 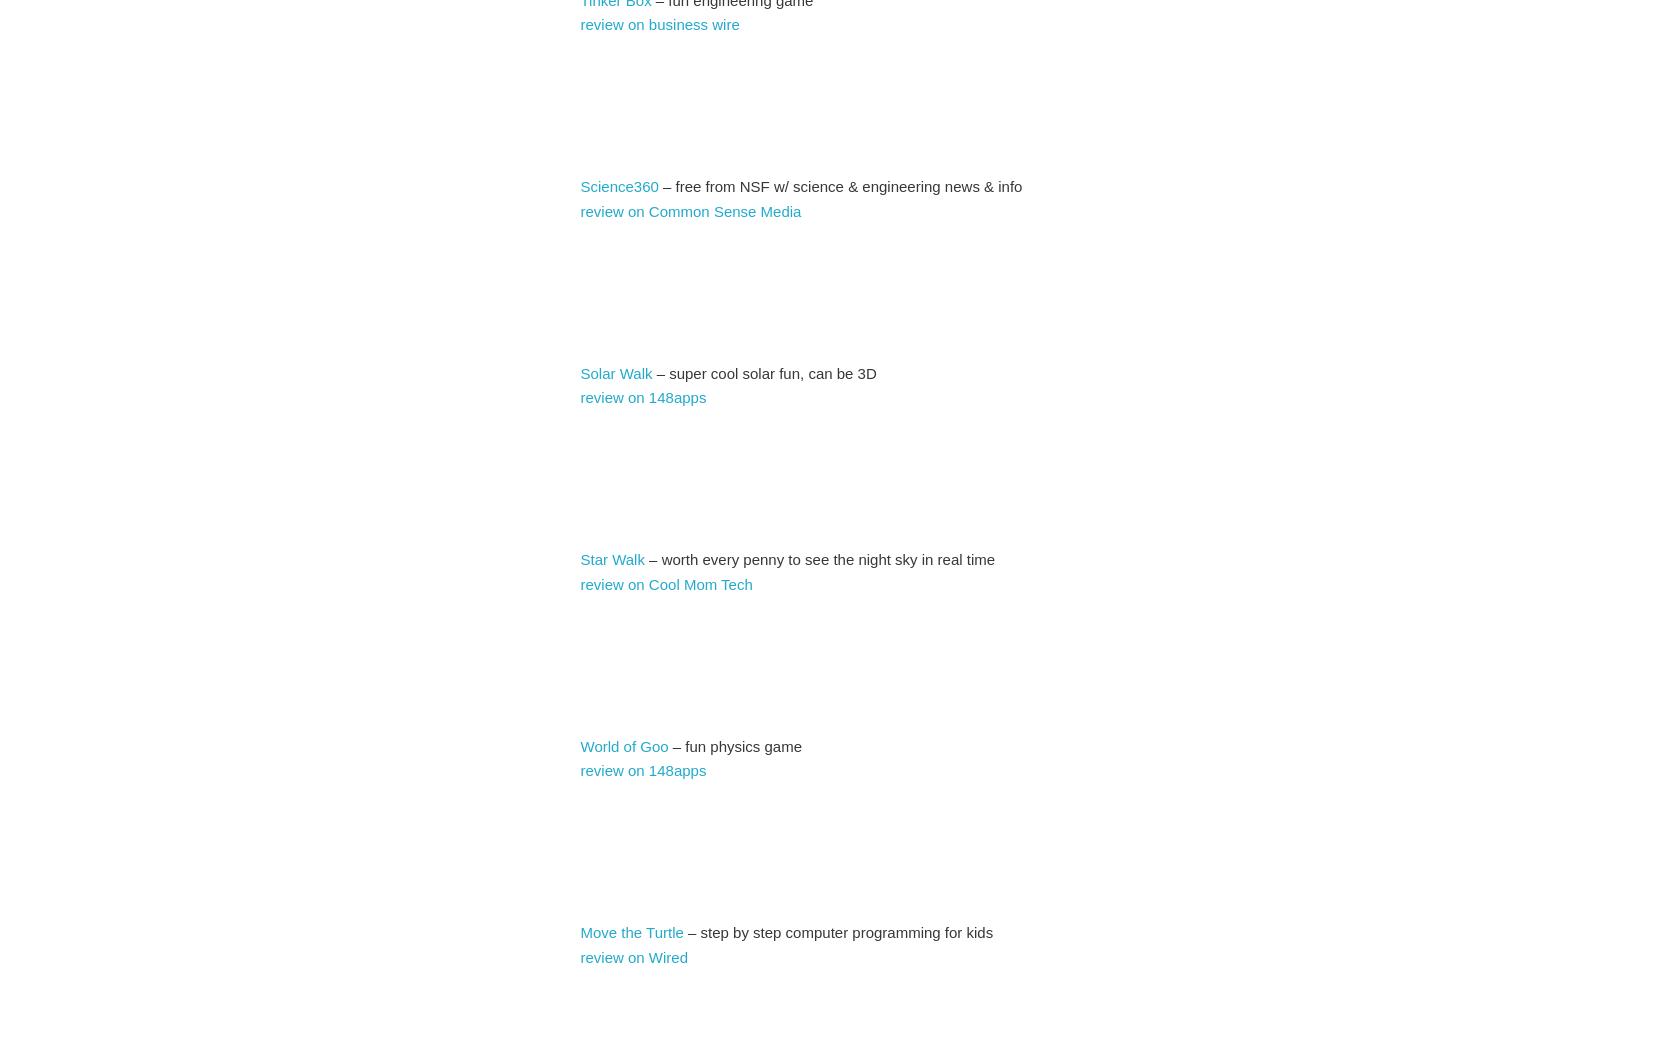 What do you see at coordinates (616, 371) in the screenshot?
I see `'Solar Walk'` at bounding box center [616, 371].